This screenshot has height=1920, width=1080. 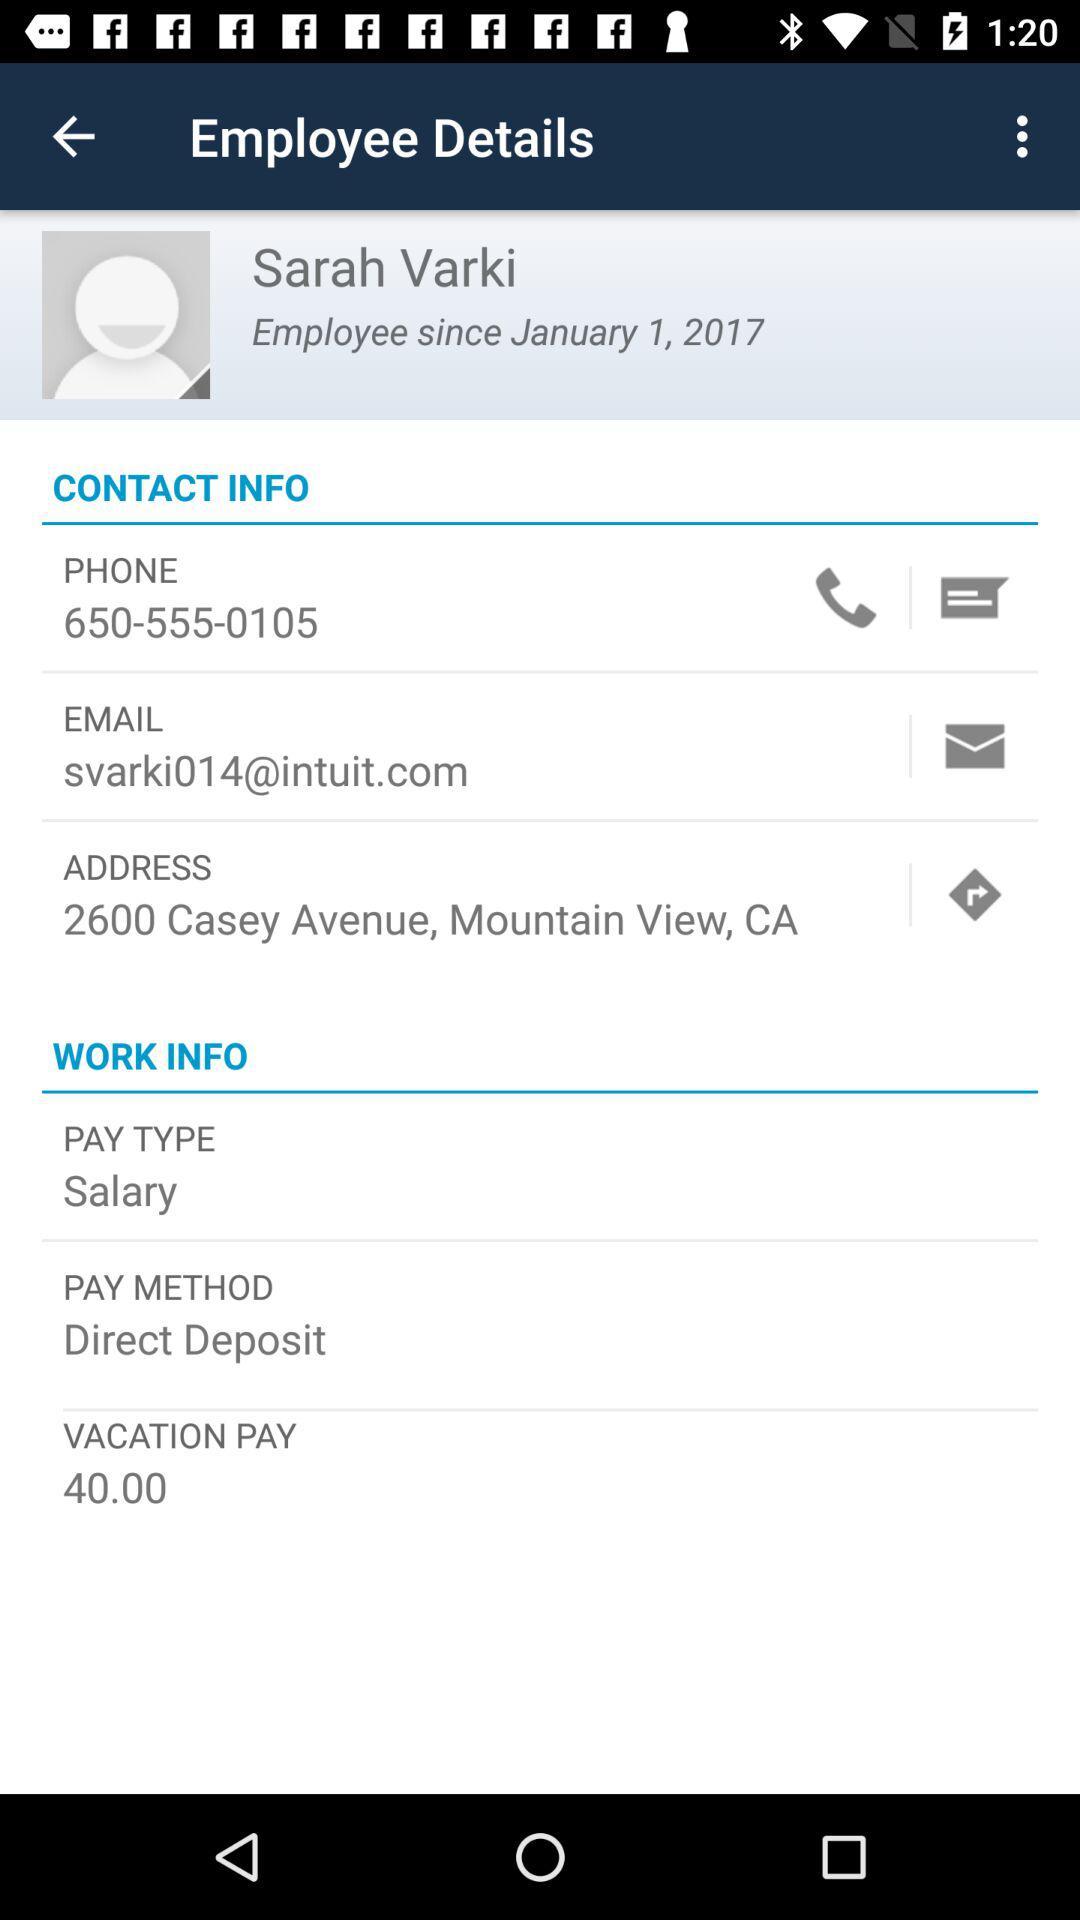 What do you see at coordinates (126, 314) in the screenshot?
I see `item to the left of sarah varki item` at bounding box center [126, 314].